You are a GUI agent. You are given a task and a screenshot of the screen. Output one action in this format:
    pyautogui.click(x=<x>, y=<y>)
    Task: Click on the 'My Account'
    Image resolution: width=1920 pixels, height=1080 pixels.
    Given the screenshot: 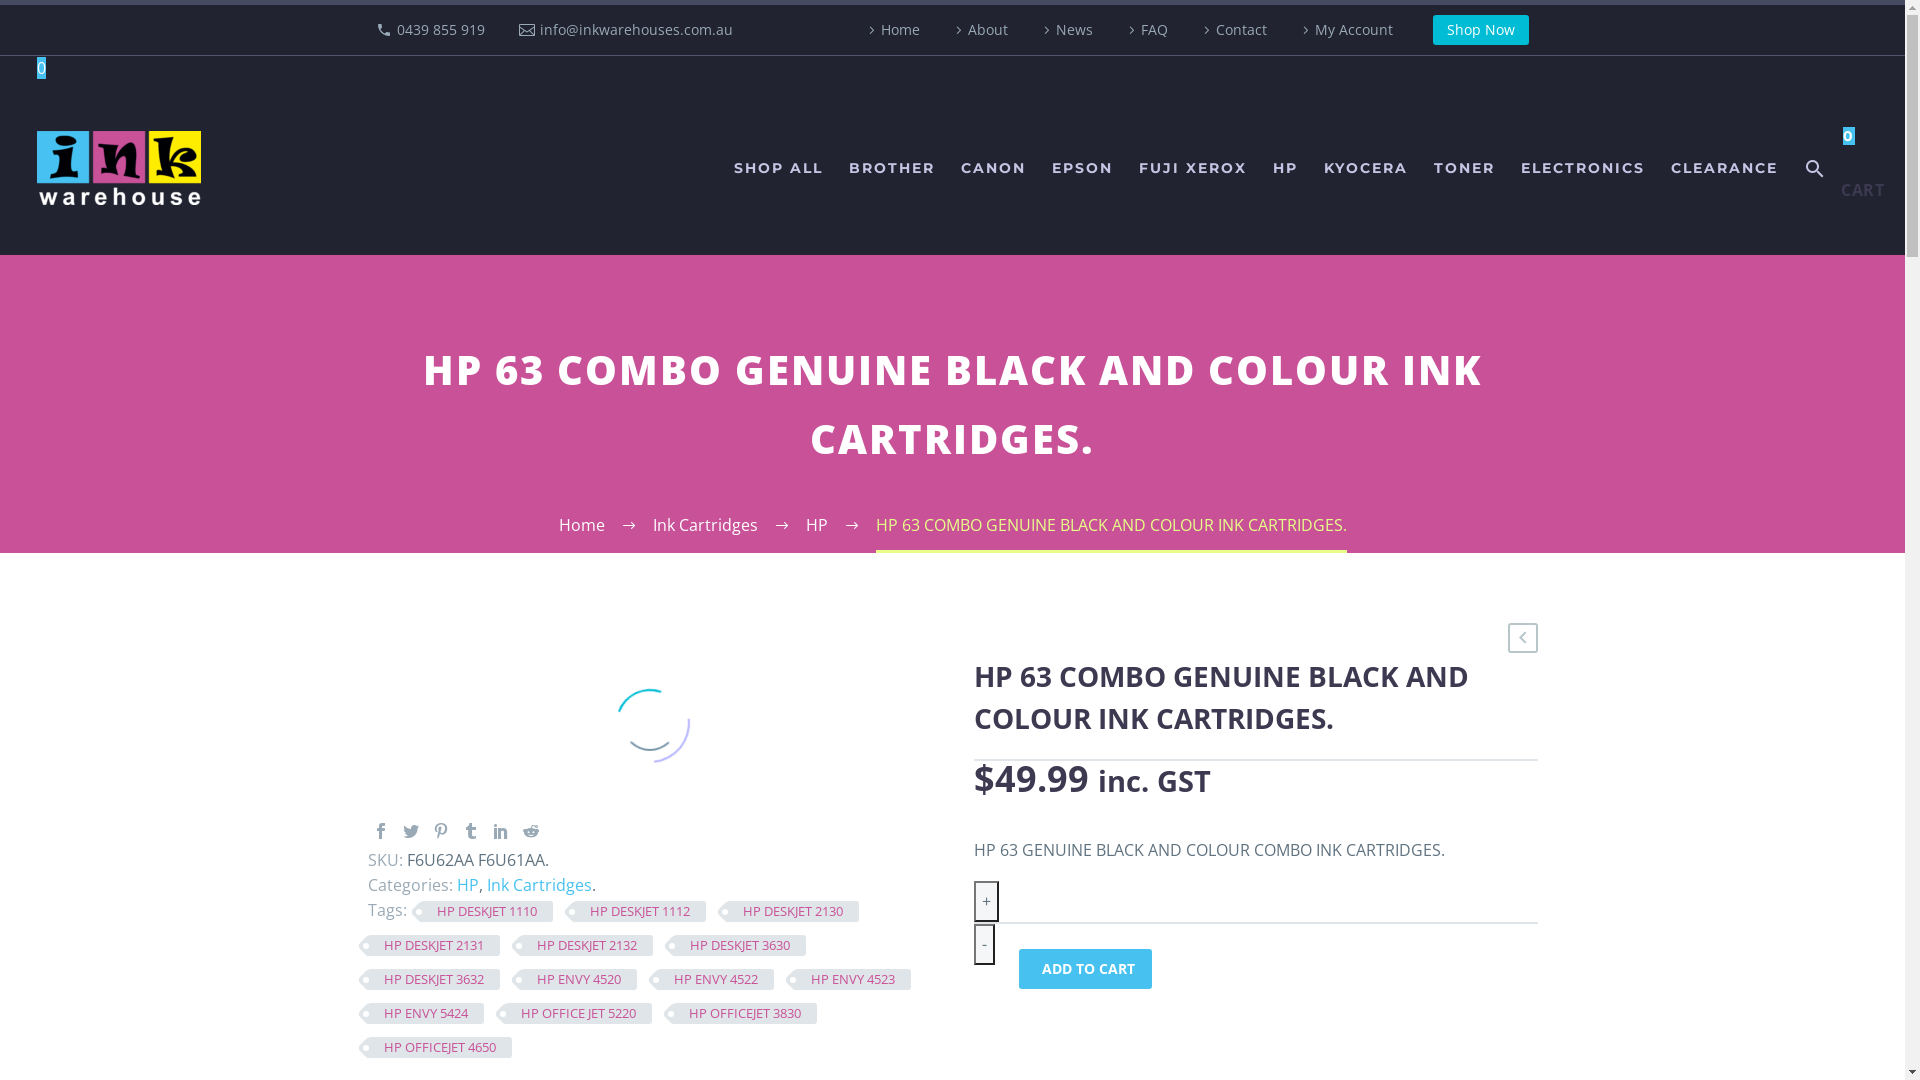 What is the action you would take?
    pyautogui.click(x=1344, y=30)
    